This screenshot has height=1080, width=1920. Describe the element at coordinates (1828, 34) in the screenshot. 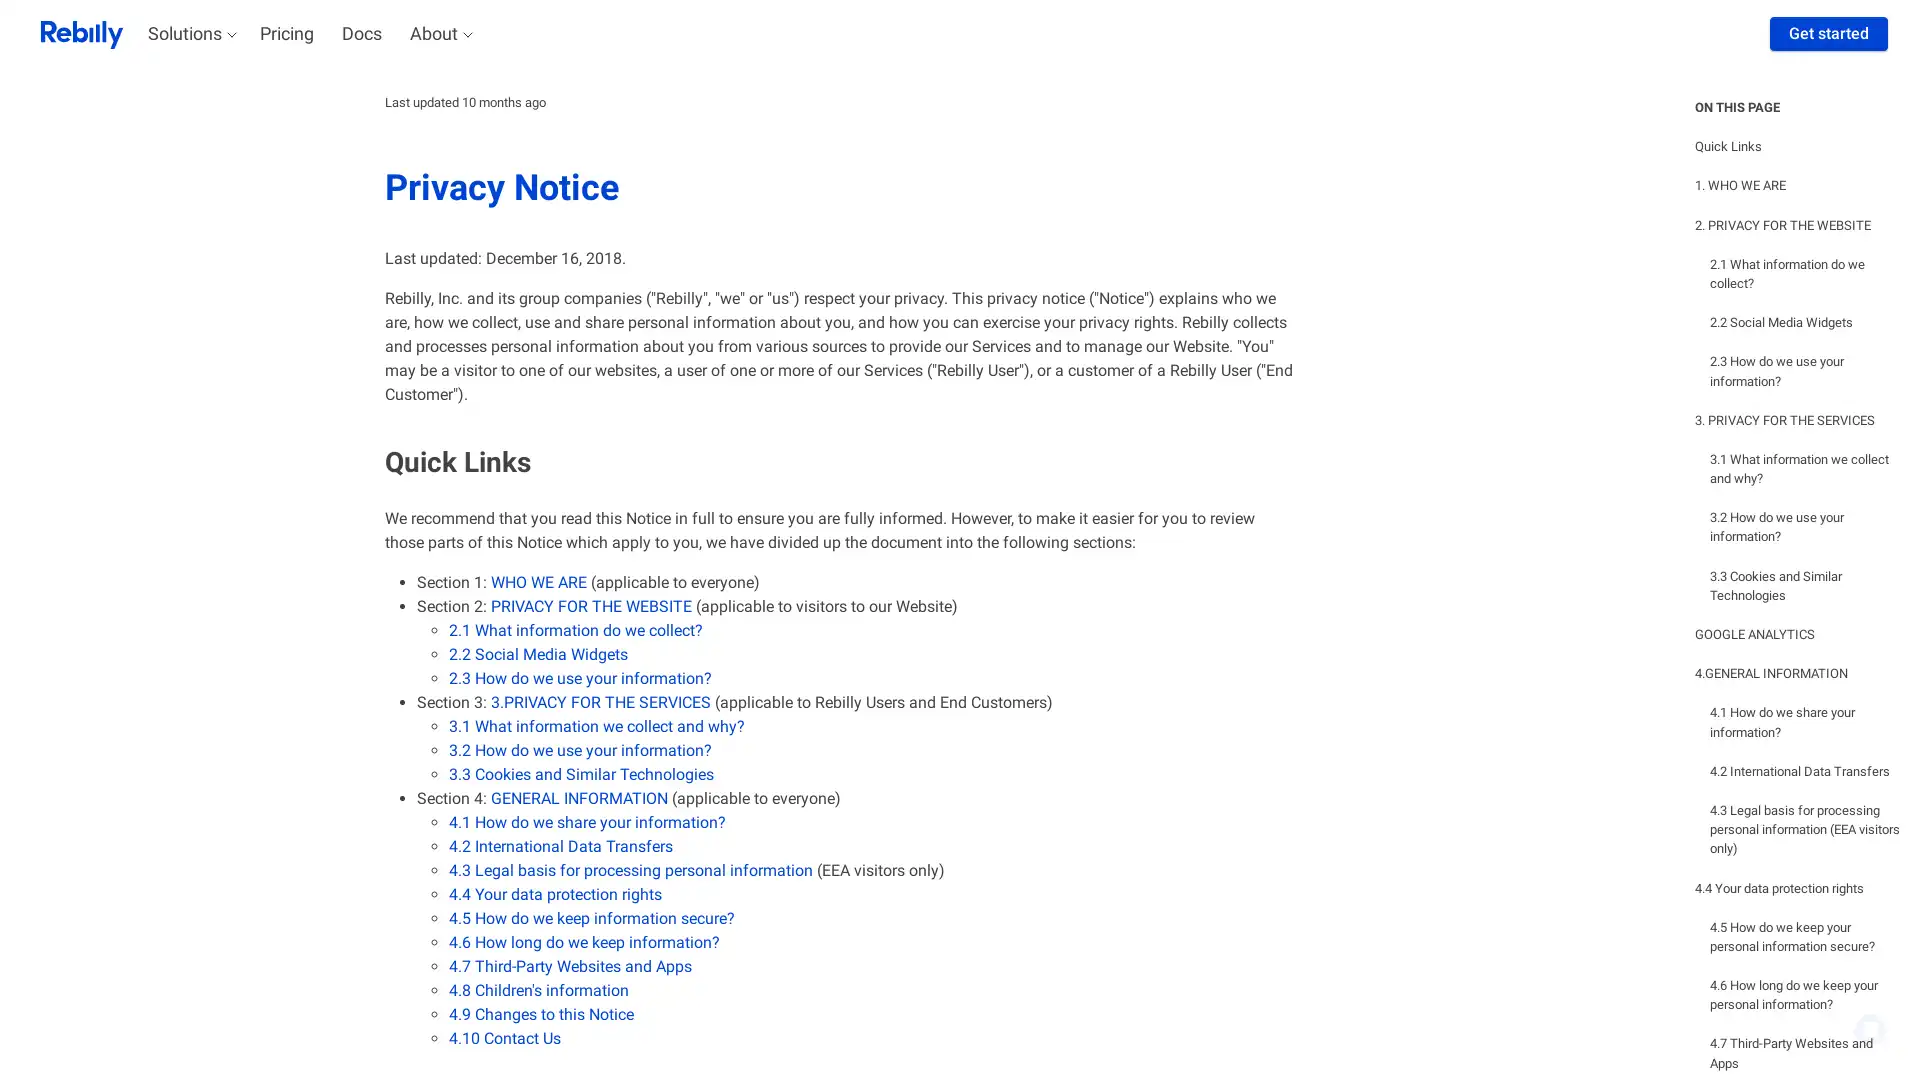

I see `Get started` at that location.